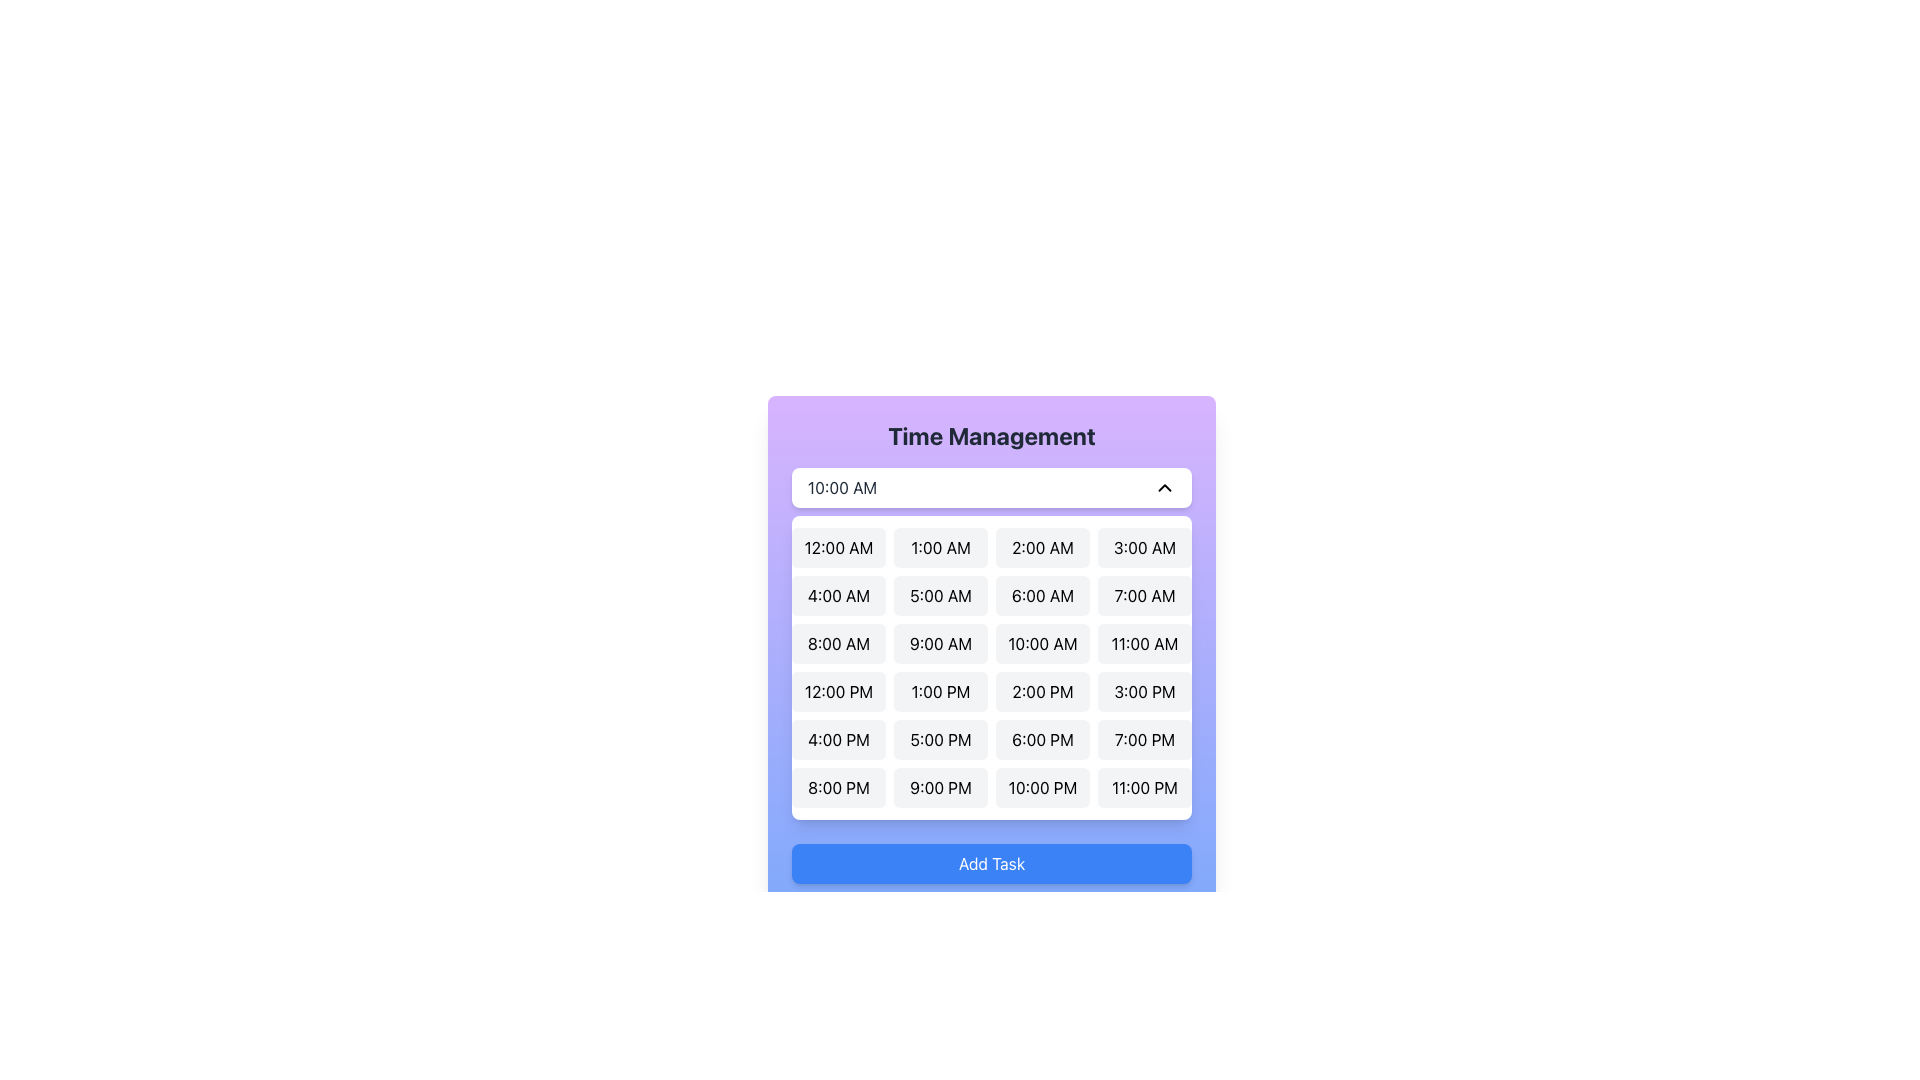 The height and width of the screenshot is (1080, 1920). I want to click on the button that represents the selectable time option '10:00 AM' located in the third column of the third row in the grid layout, so click(1041, 644).